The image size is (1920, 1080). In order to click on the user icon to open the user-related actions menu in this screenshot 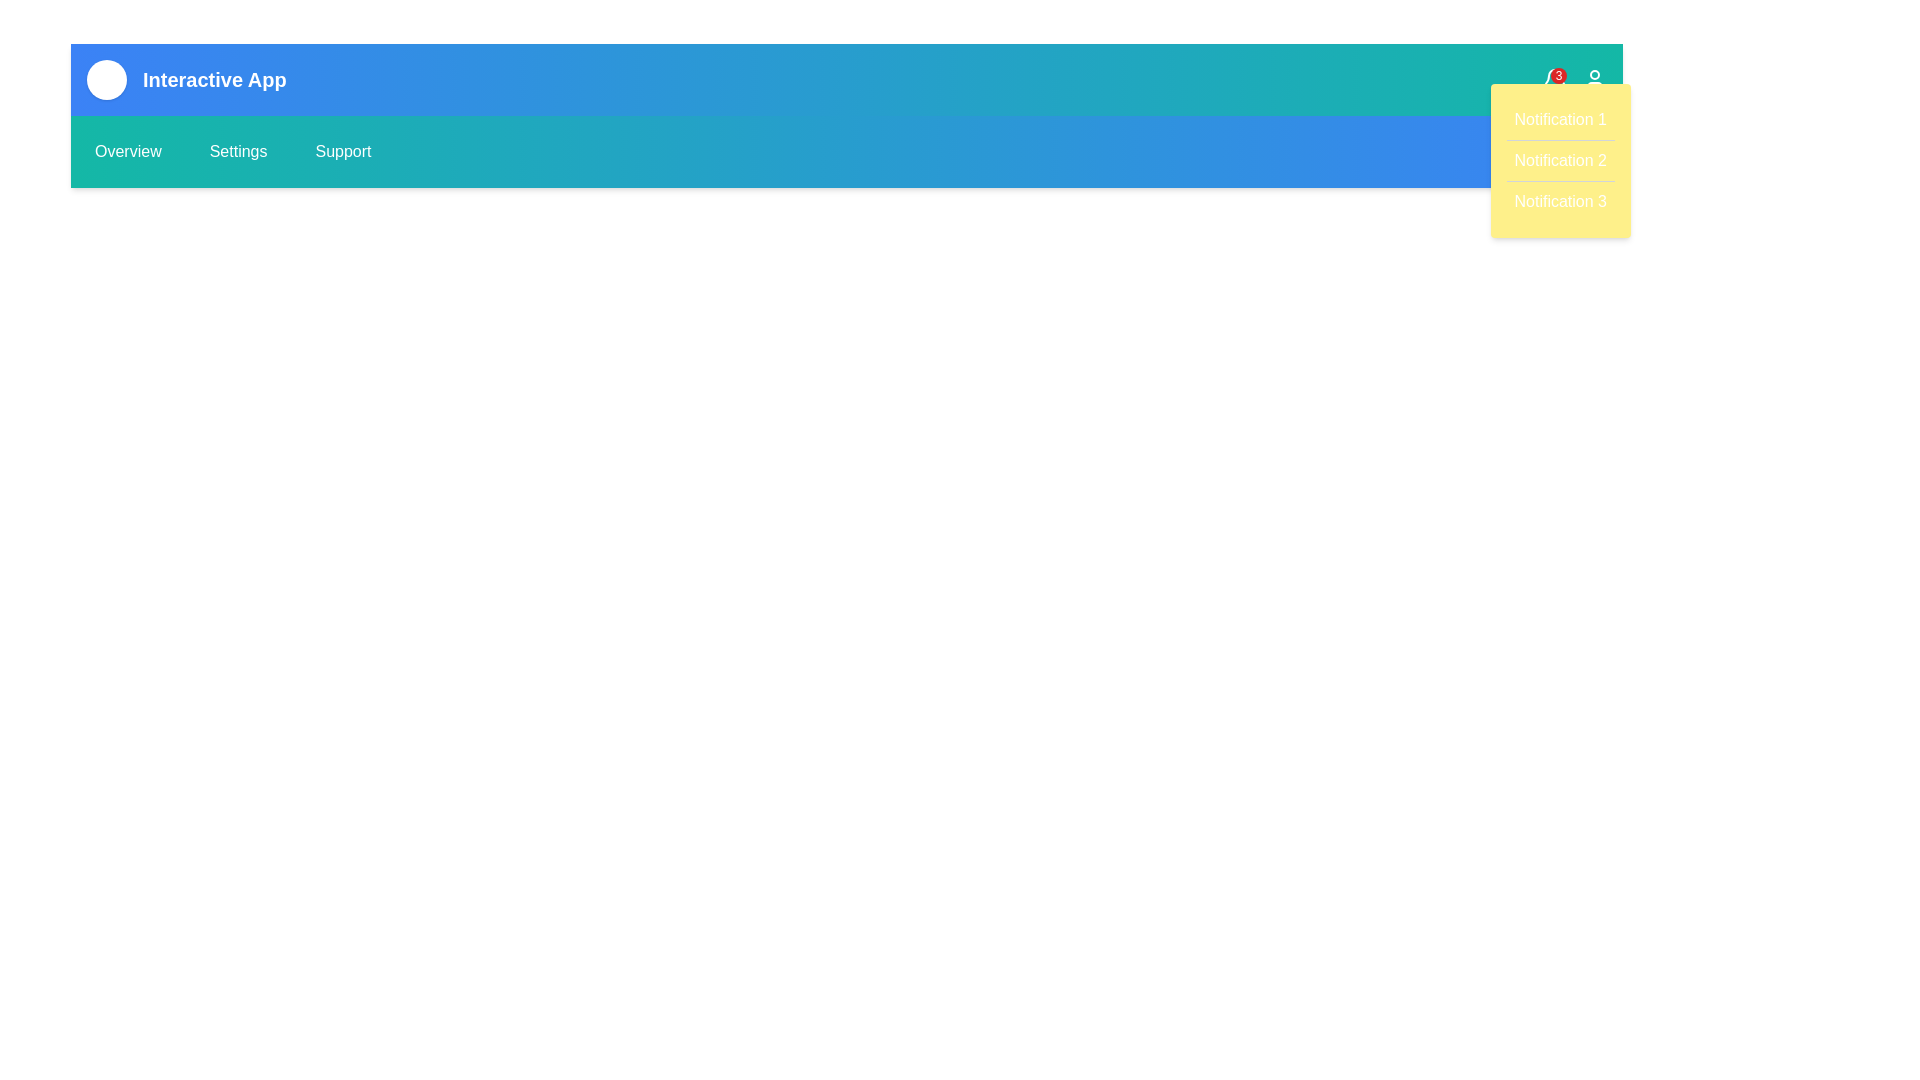, I will do `click(1593, 79)`.